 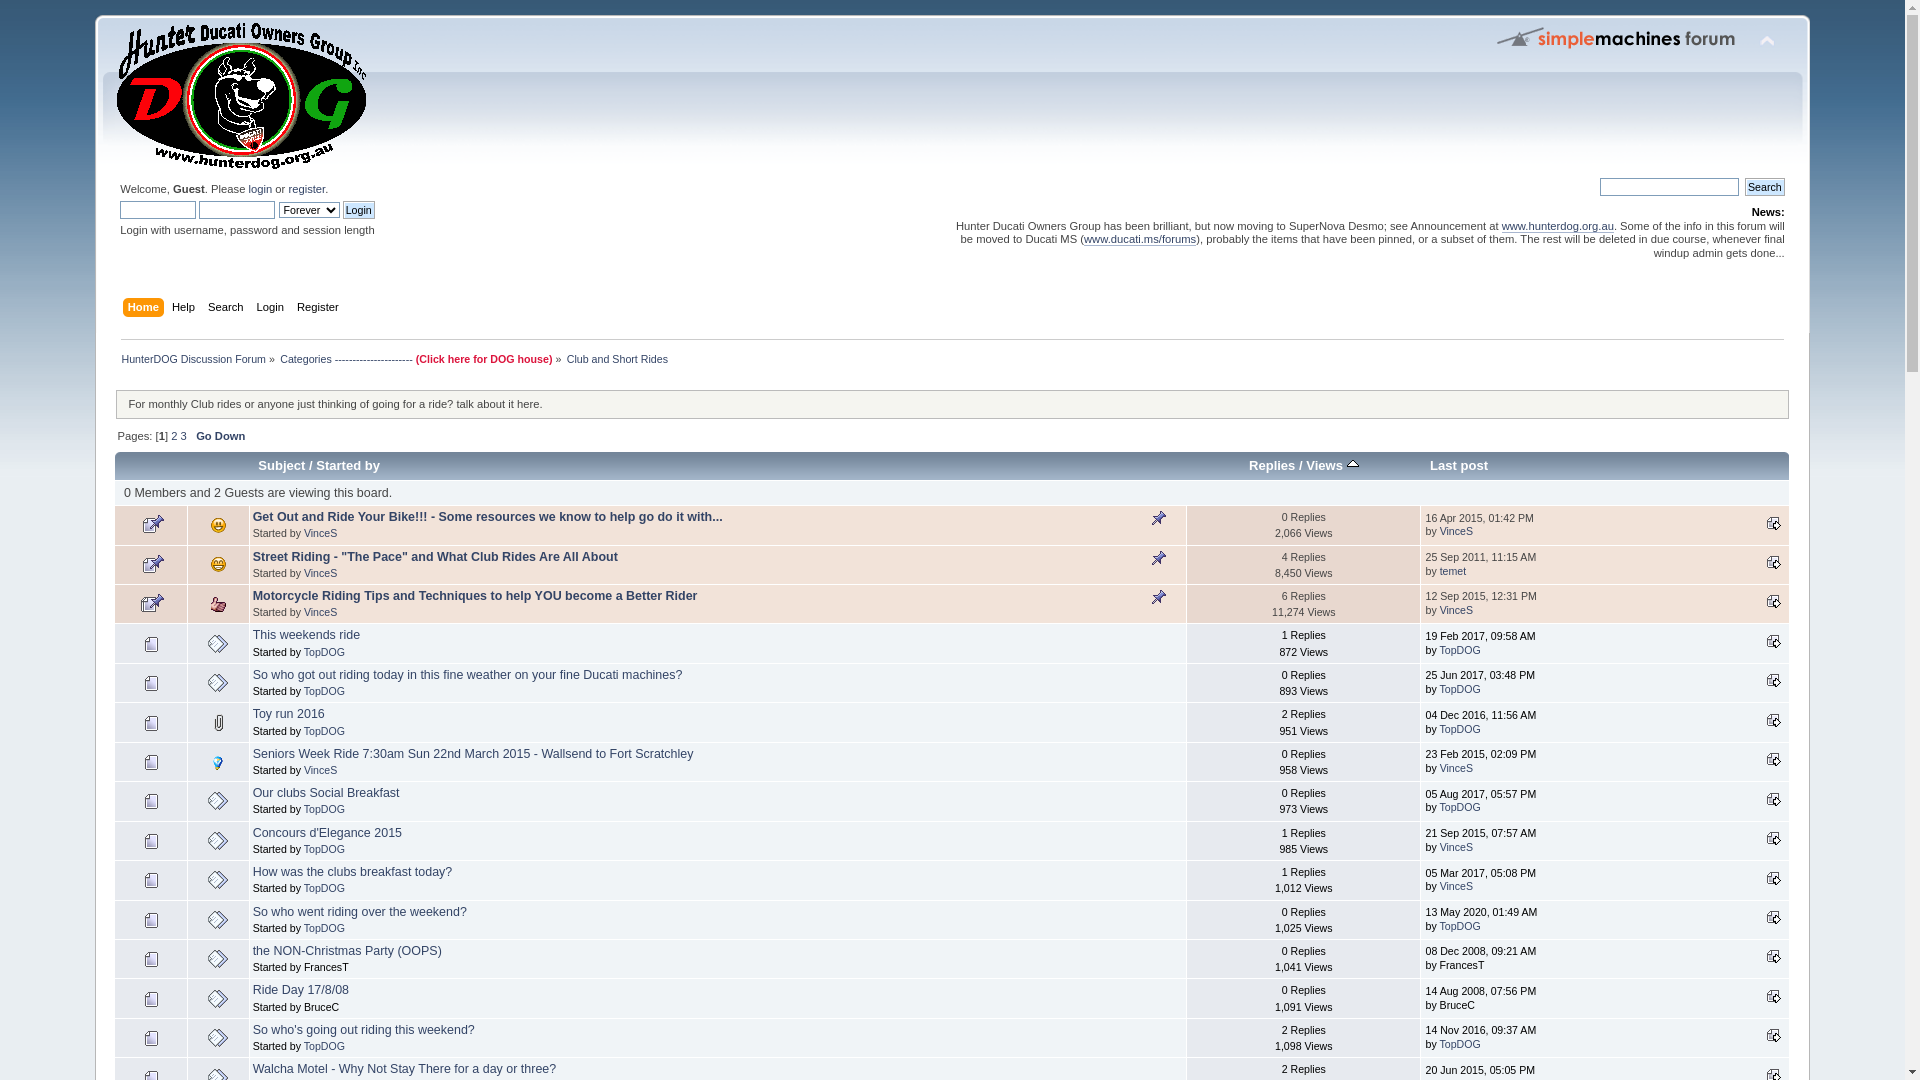 What do you see at coordinates (1557, 225) in the screenshot?
I see `'www.hunterdog.org.au'` at bounding box center [1557, 225].